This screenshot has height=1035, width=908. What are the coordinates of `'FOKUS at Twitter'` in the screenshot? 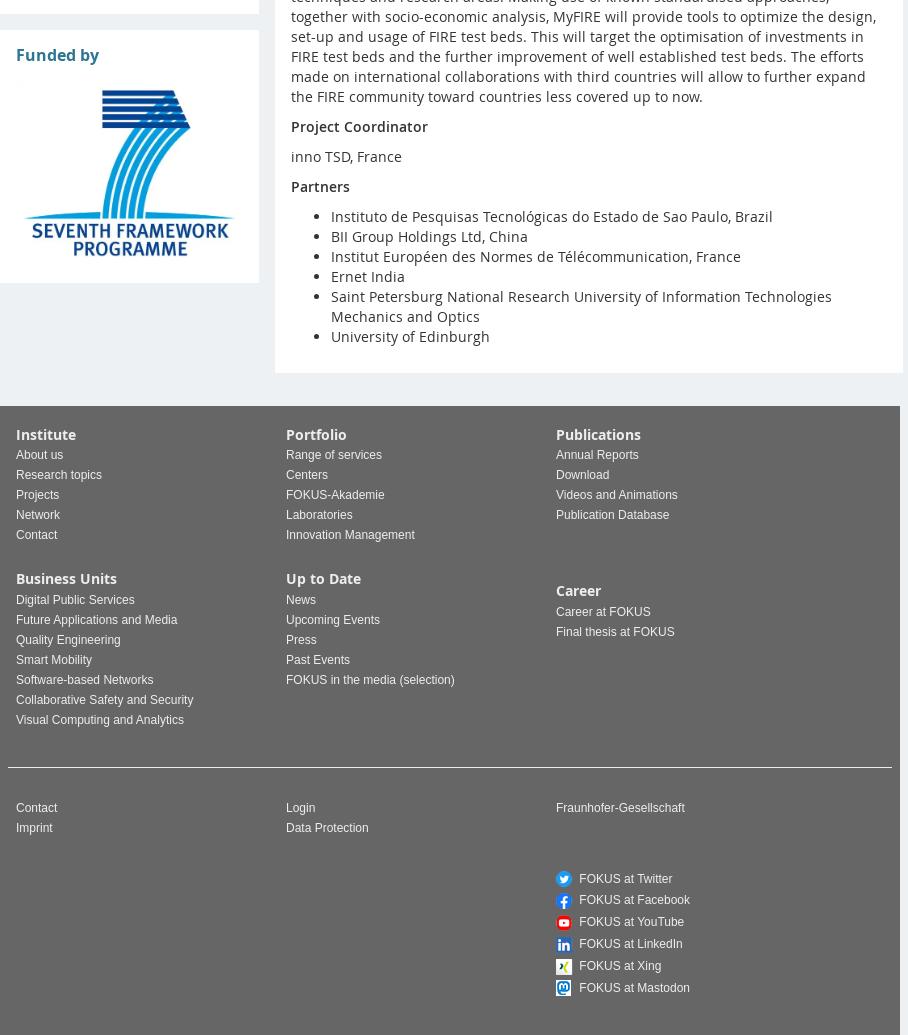 It's located at (622, 876).